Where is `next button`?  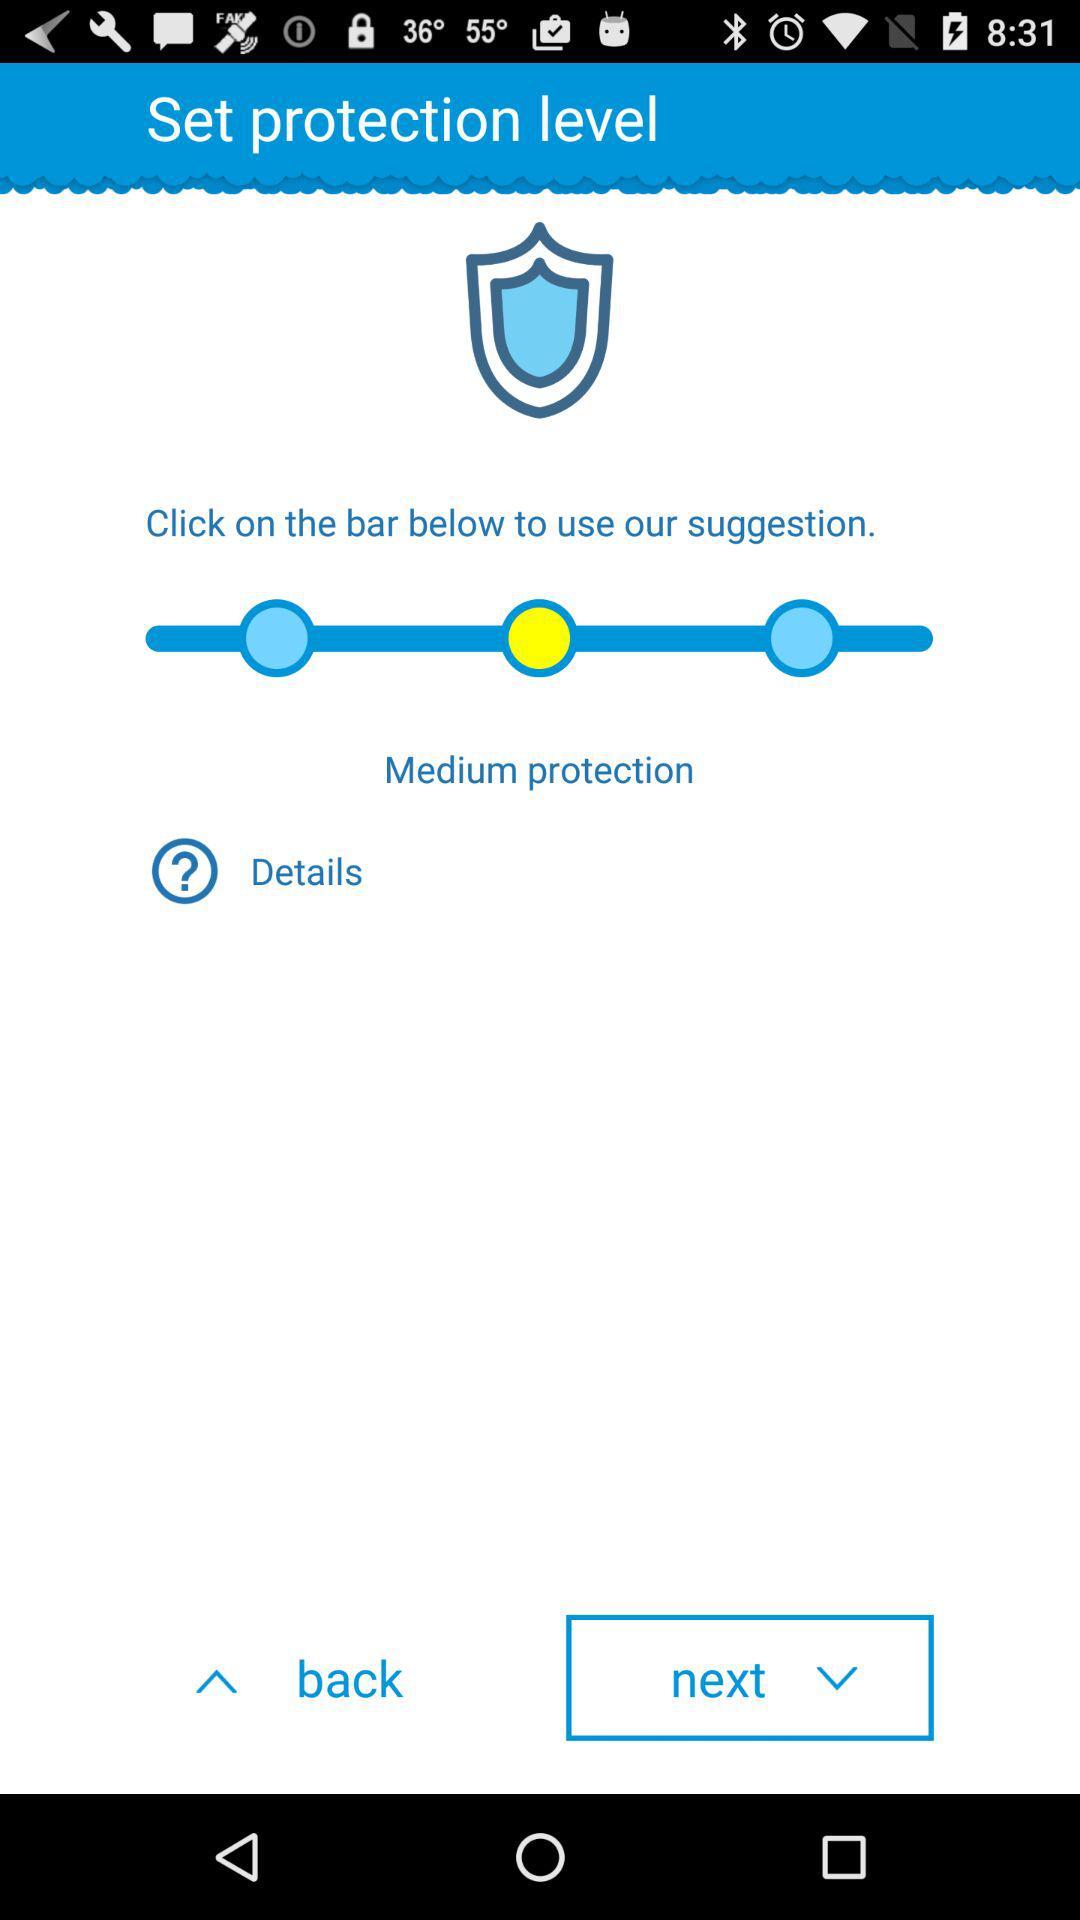
next button is located at coordinates (749, 1677).